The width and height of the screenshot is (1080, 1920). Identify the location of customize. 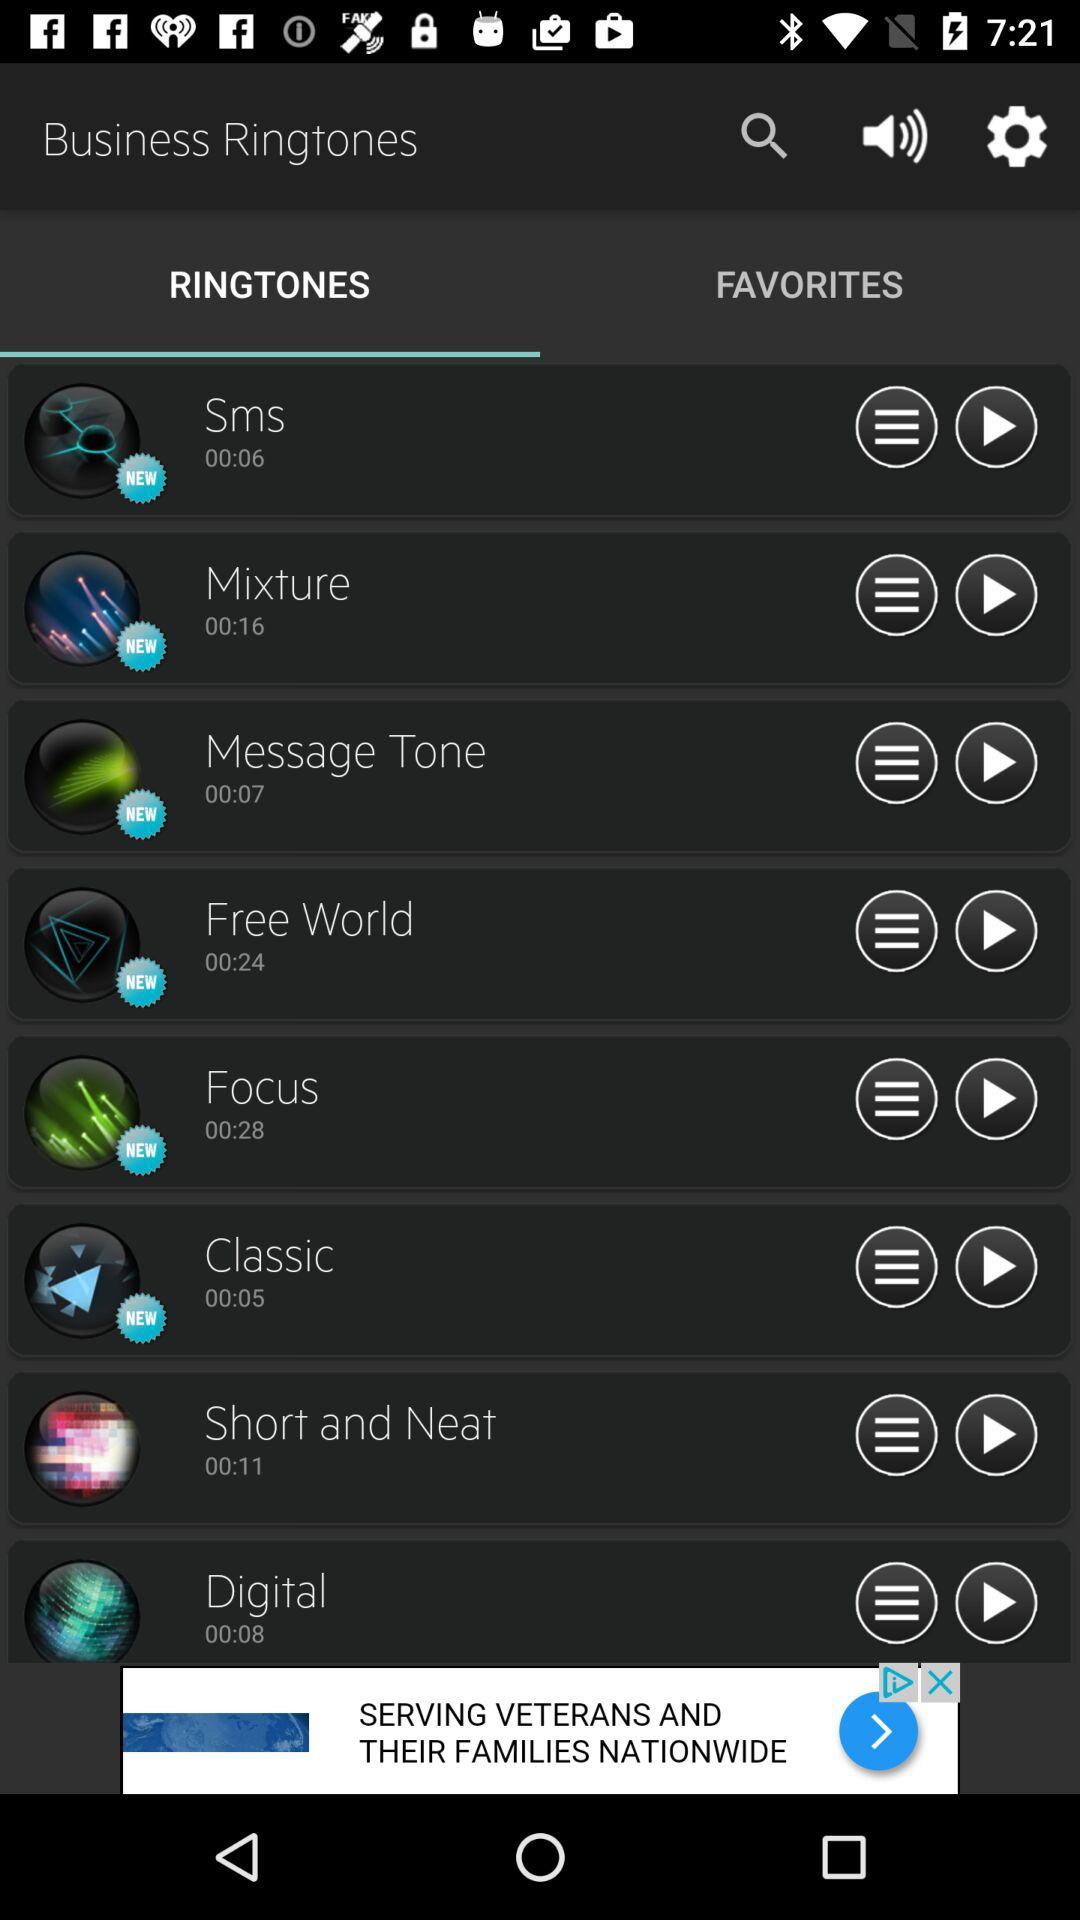
(895, 1267).